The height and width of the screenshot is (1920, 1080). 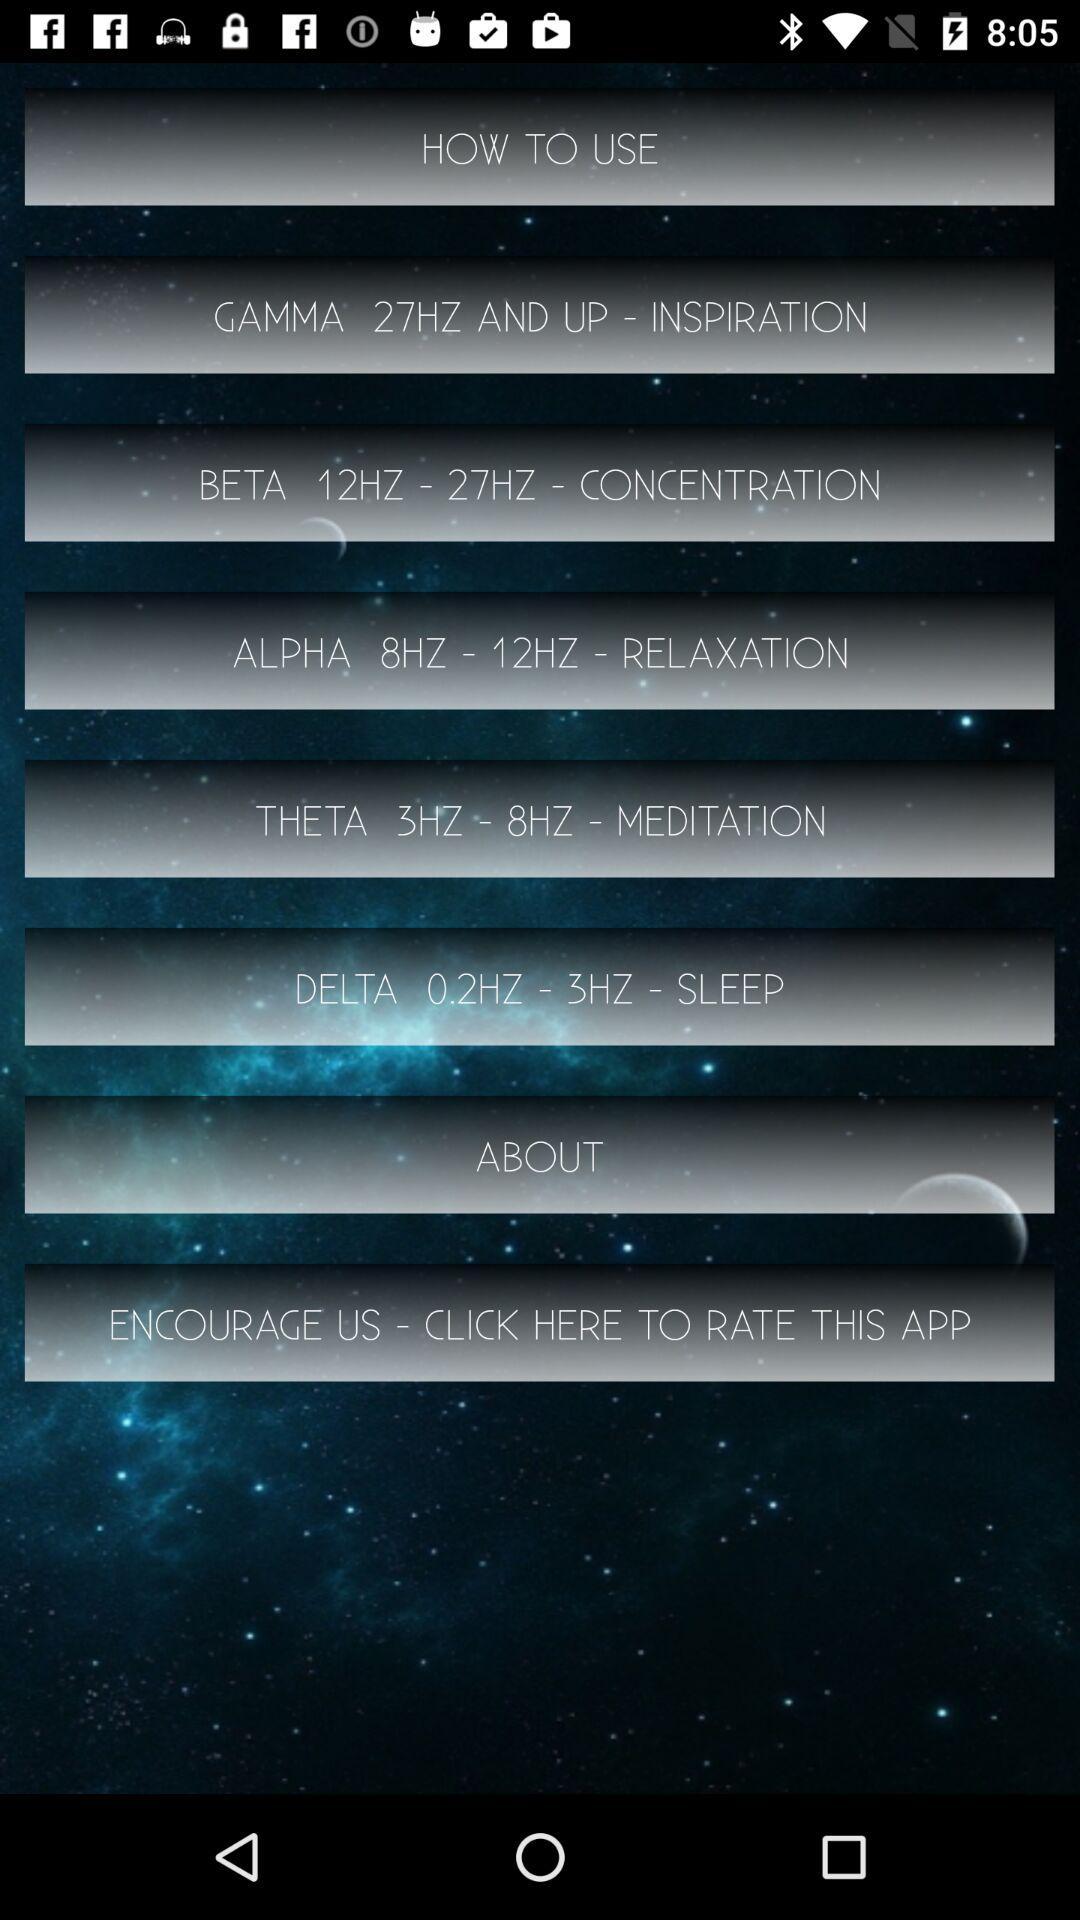 What do you see at coordinates (540, 987) in the screenshot?
I see `delta 0 2hz` at bounding box center [540, 987].